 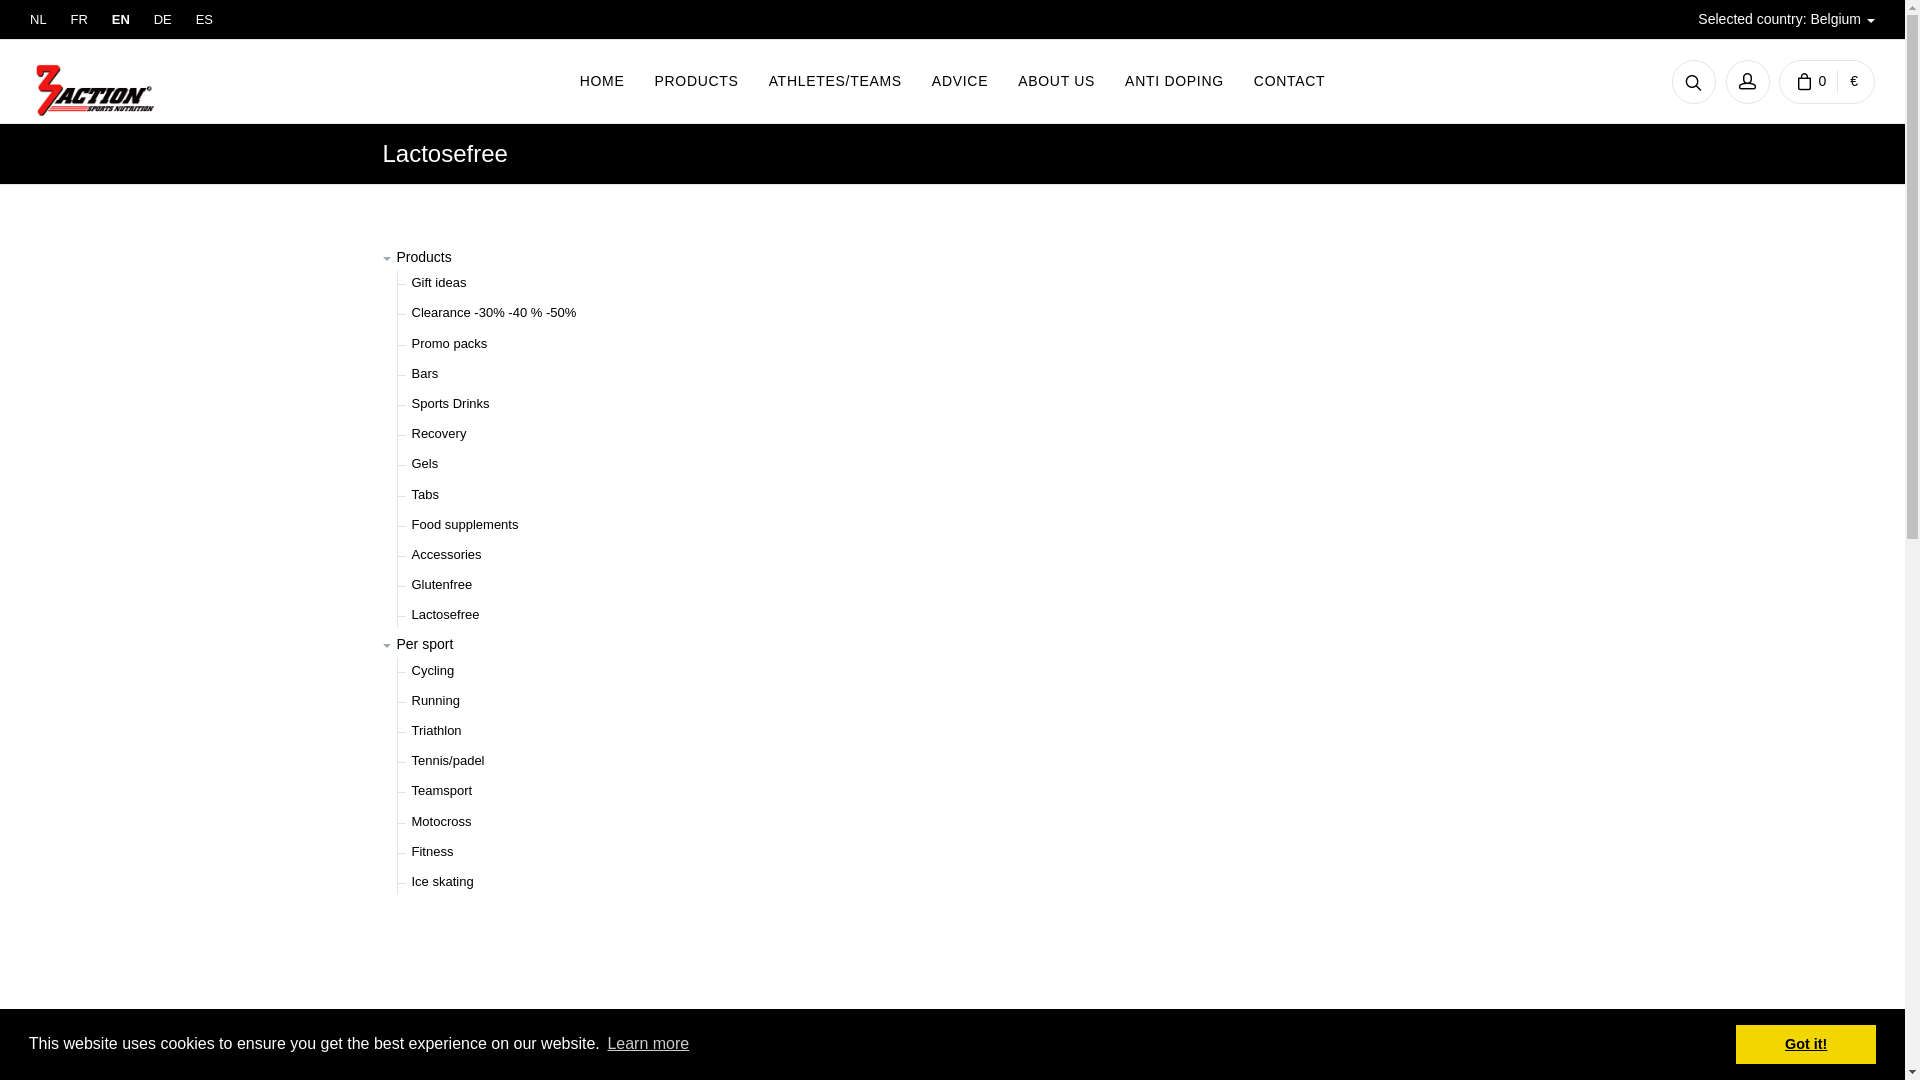 I want to click on 'Cycling', so click(x=432, y=670).